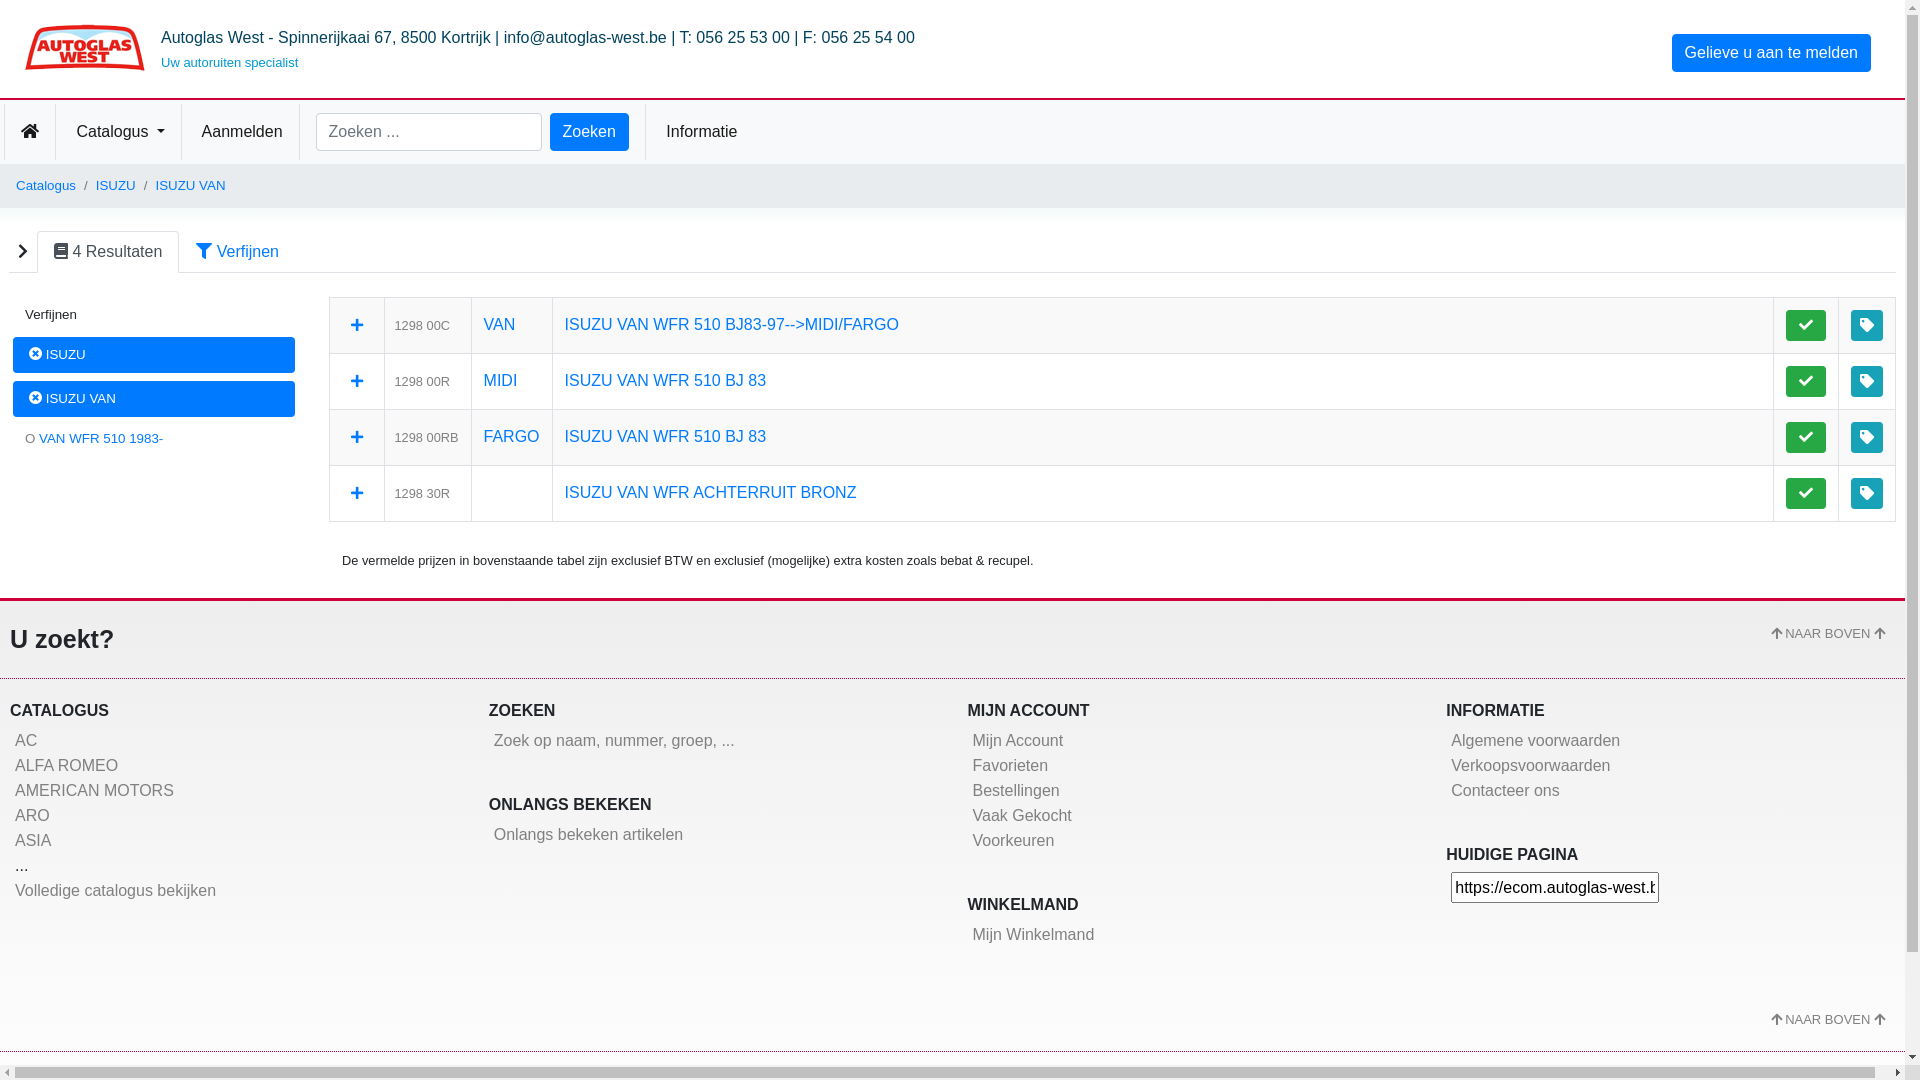 The width and height of the screenshot is (1920, 1080). I want to click on 'AC', so click(14, 740).